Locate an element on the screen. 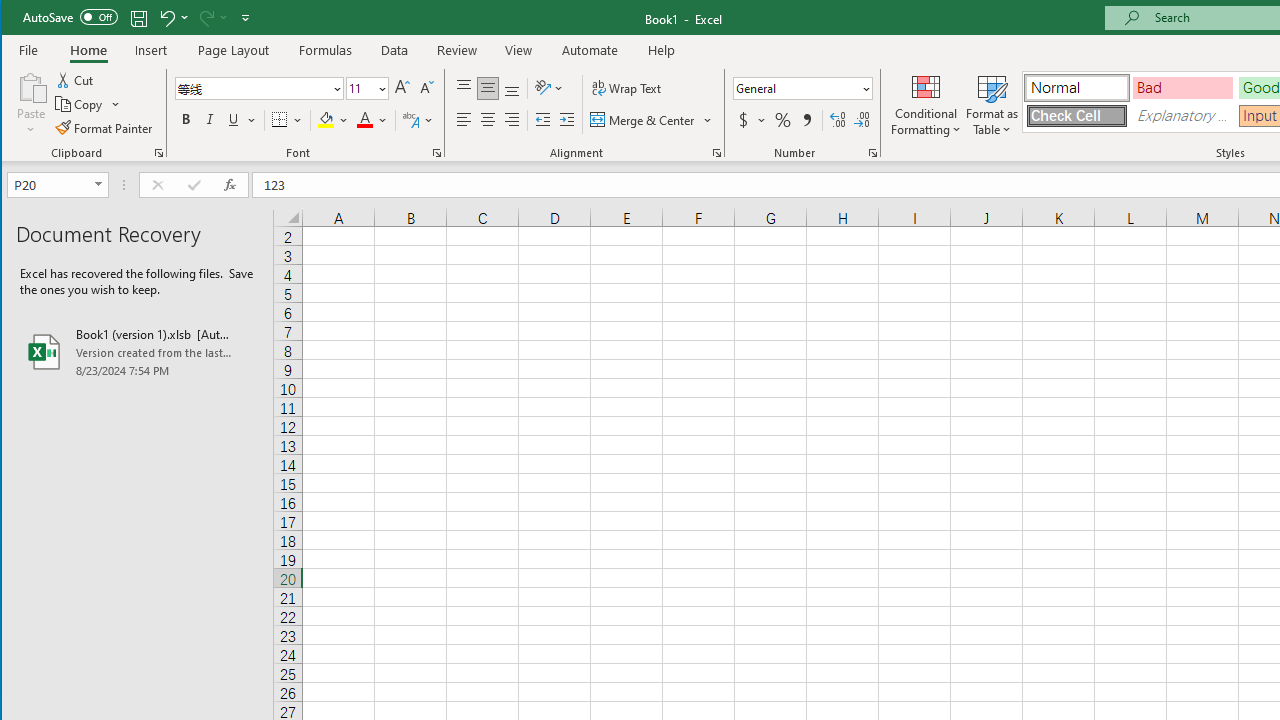 The height and width of the screenshot is (720, 1280). 'Font' is located at coordinates (258, 87).